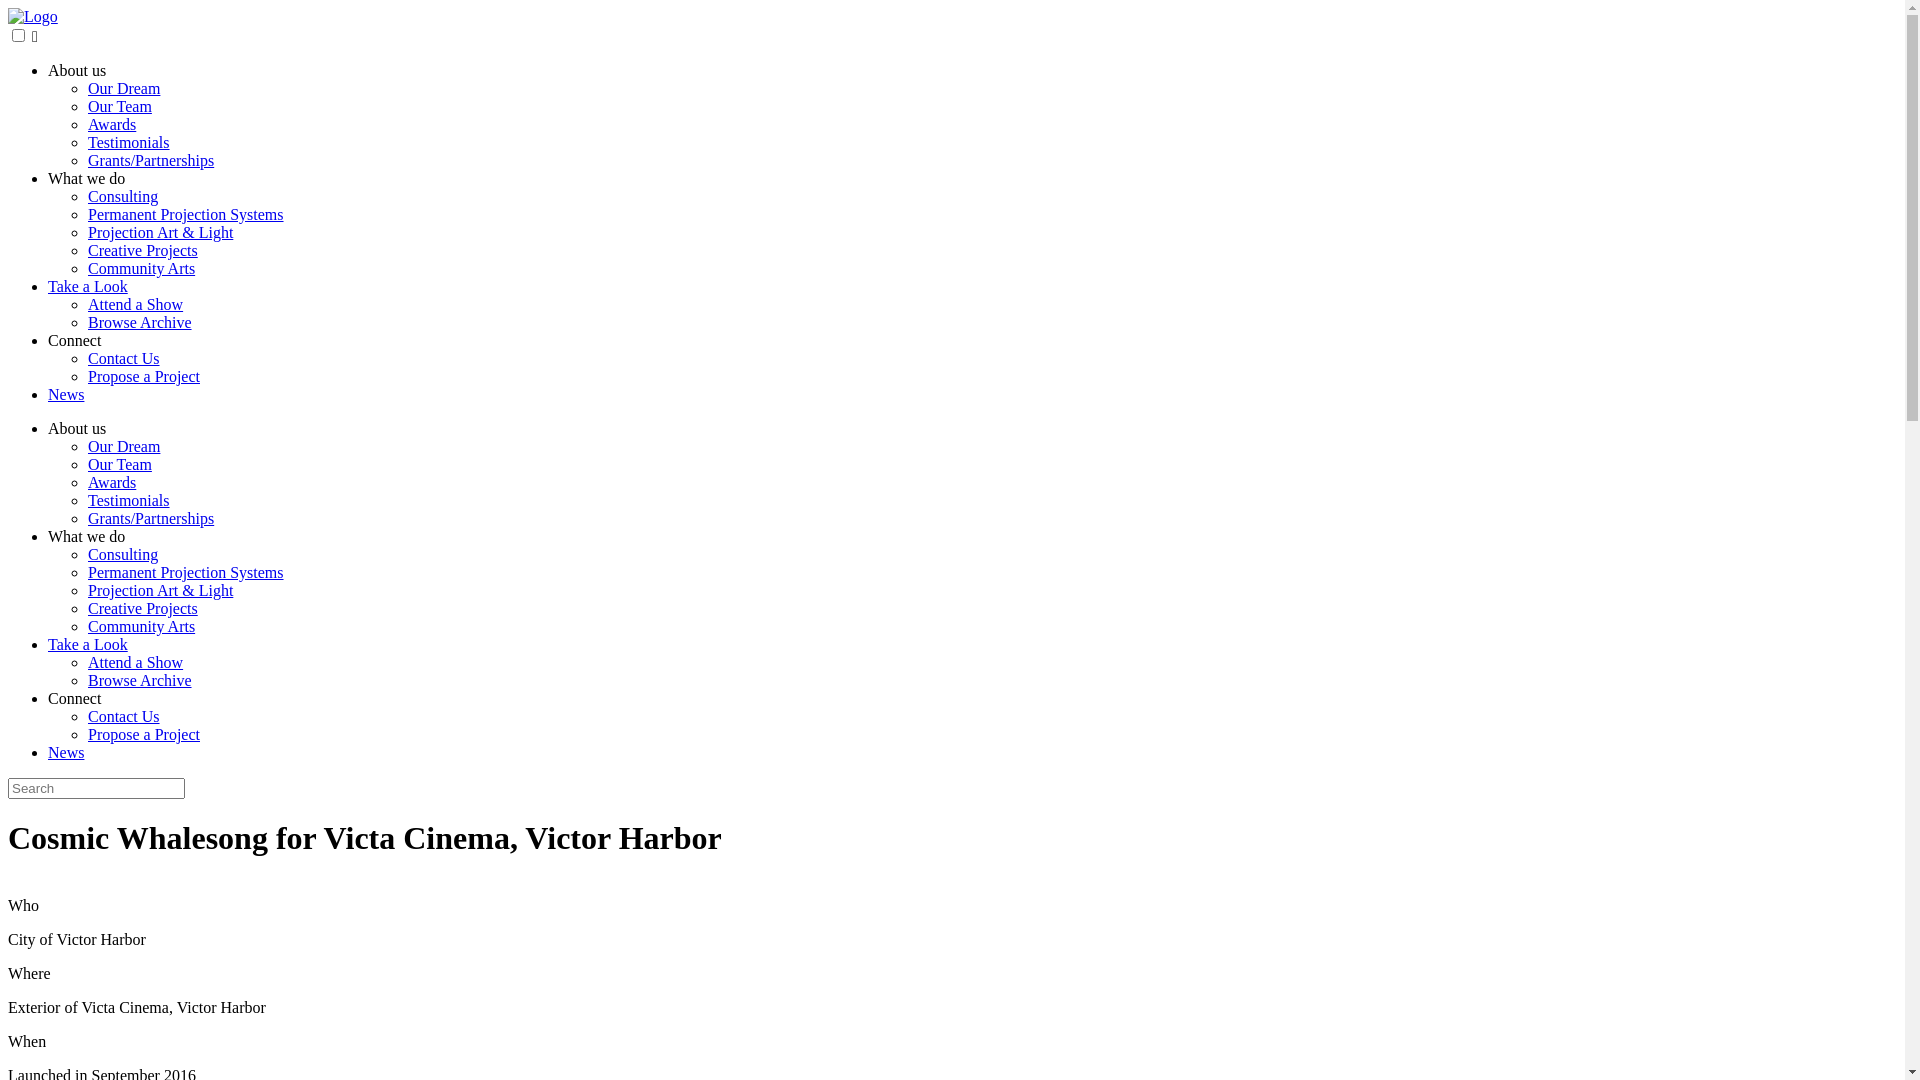  What do you see at coordinates (123, 715) in the screenshot?
I see `'Contact Us'` at bounding box center [123, 715].